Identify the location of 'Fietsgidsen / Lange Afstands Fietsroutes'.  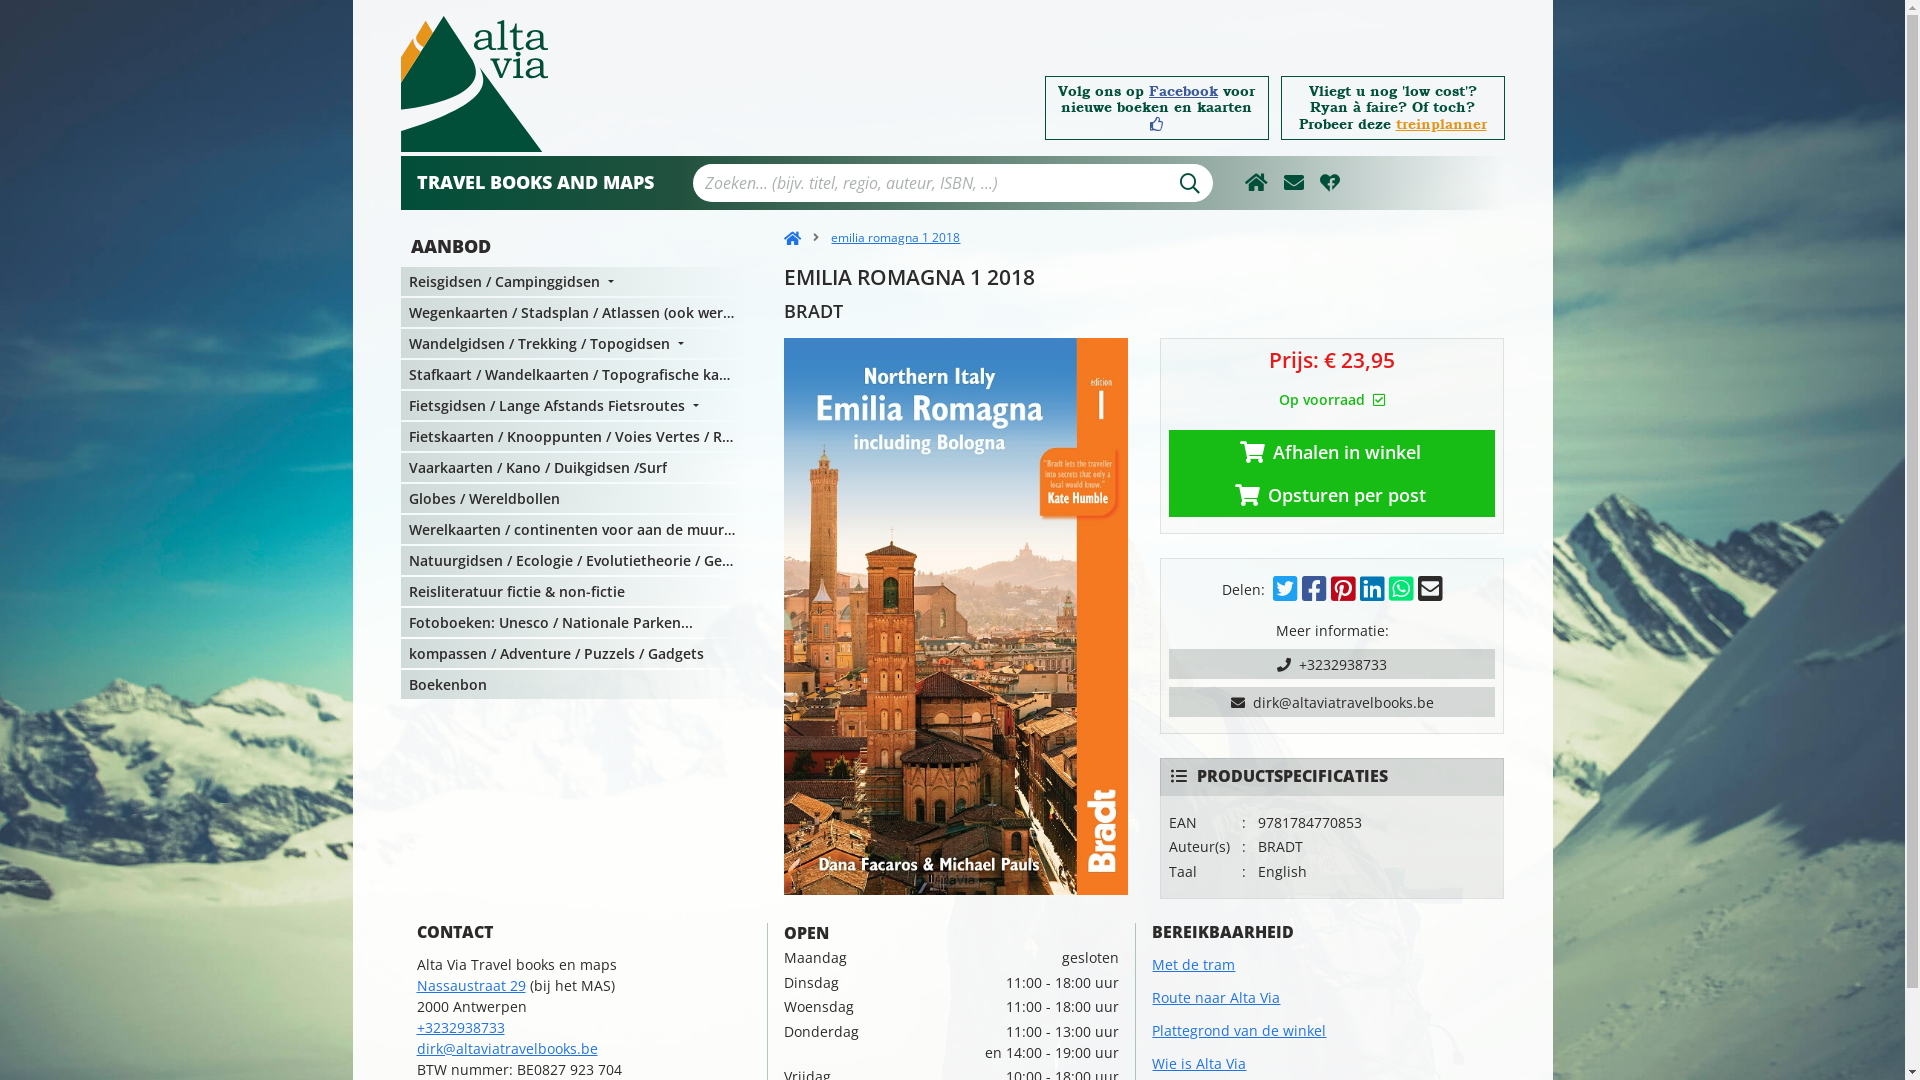
(575, 405).